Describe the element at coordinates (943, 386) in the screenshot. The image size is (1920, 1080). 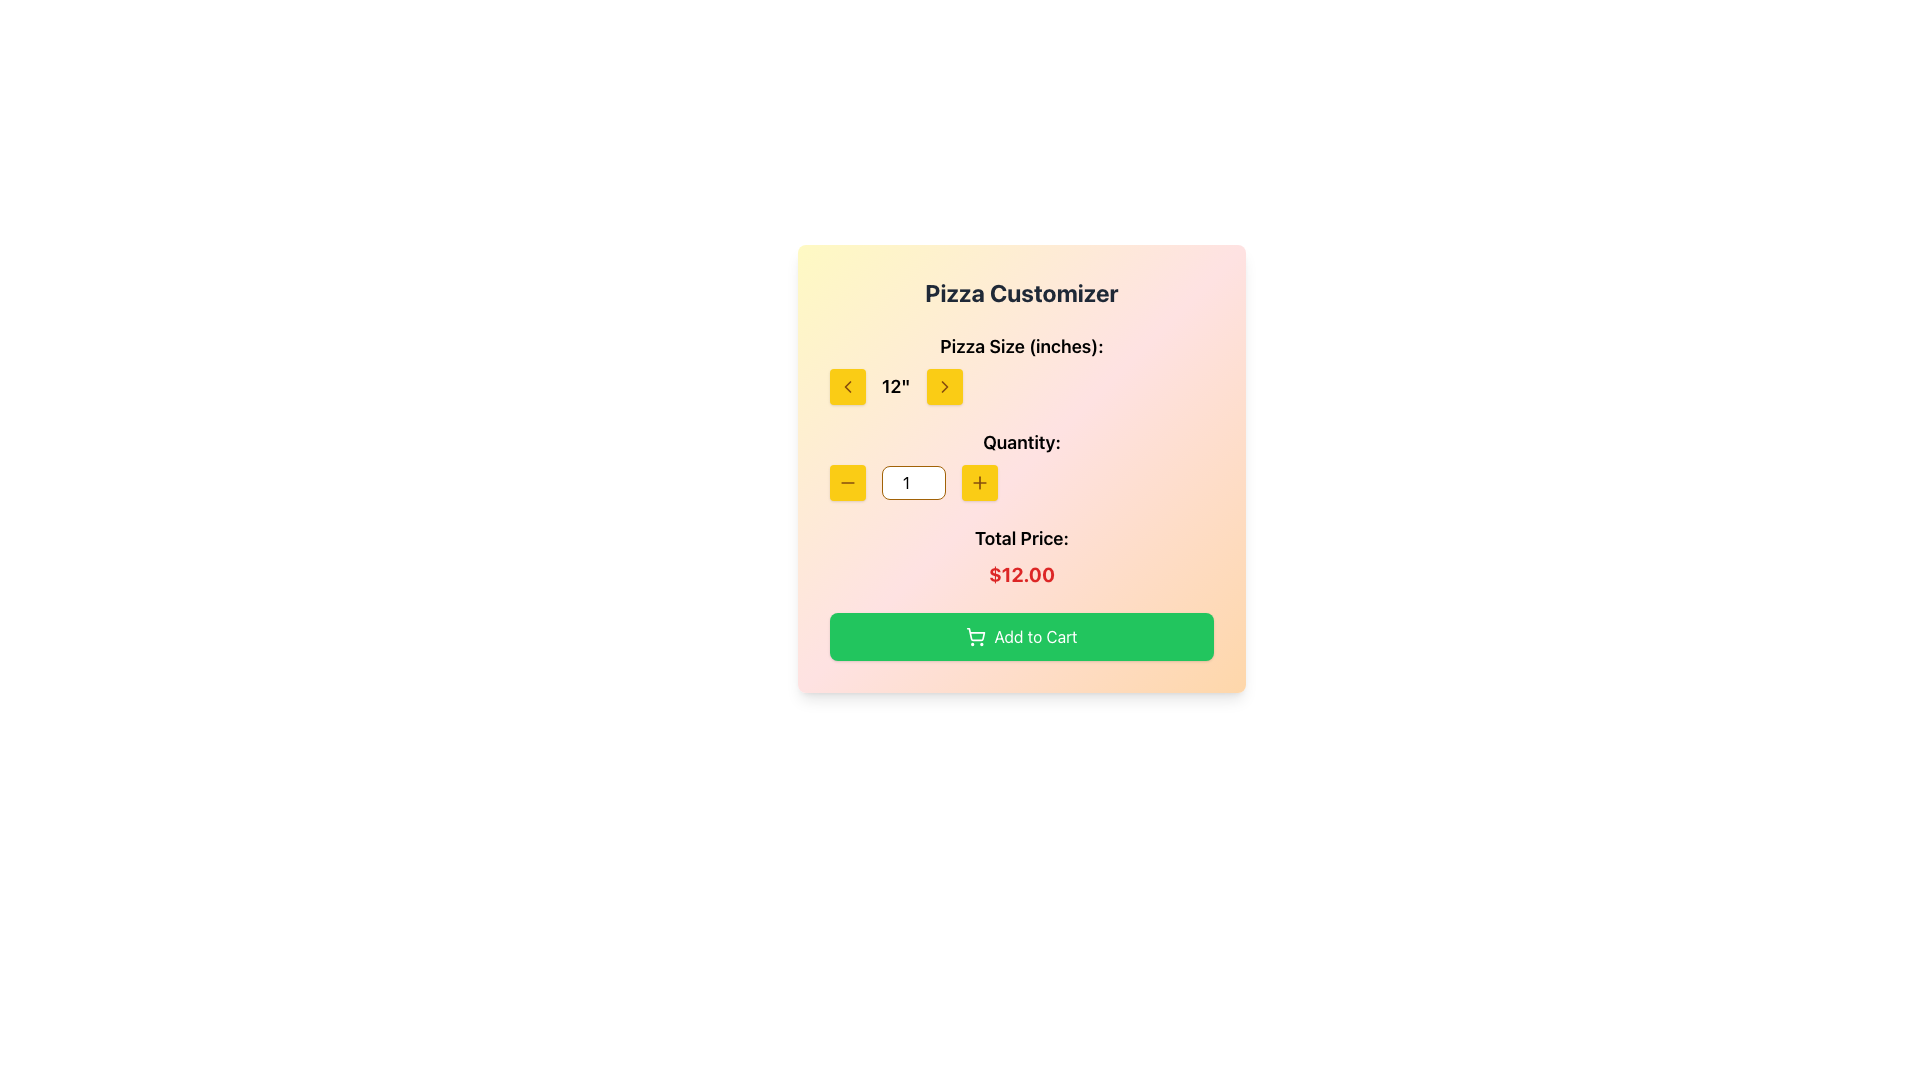
I see `the yellow rounded rectangular button with a right-pointing chevron icon to increment the pizza size, located to the right of the '12"' text` at that location.